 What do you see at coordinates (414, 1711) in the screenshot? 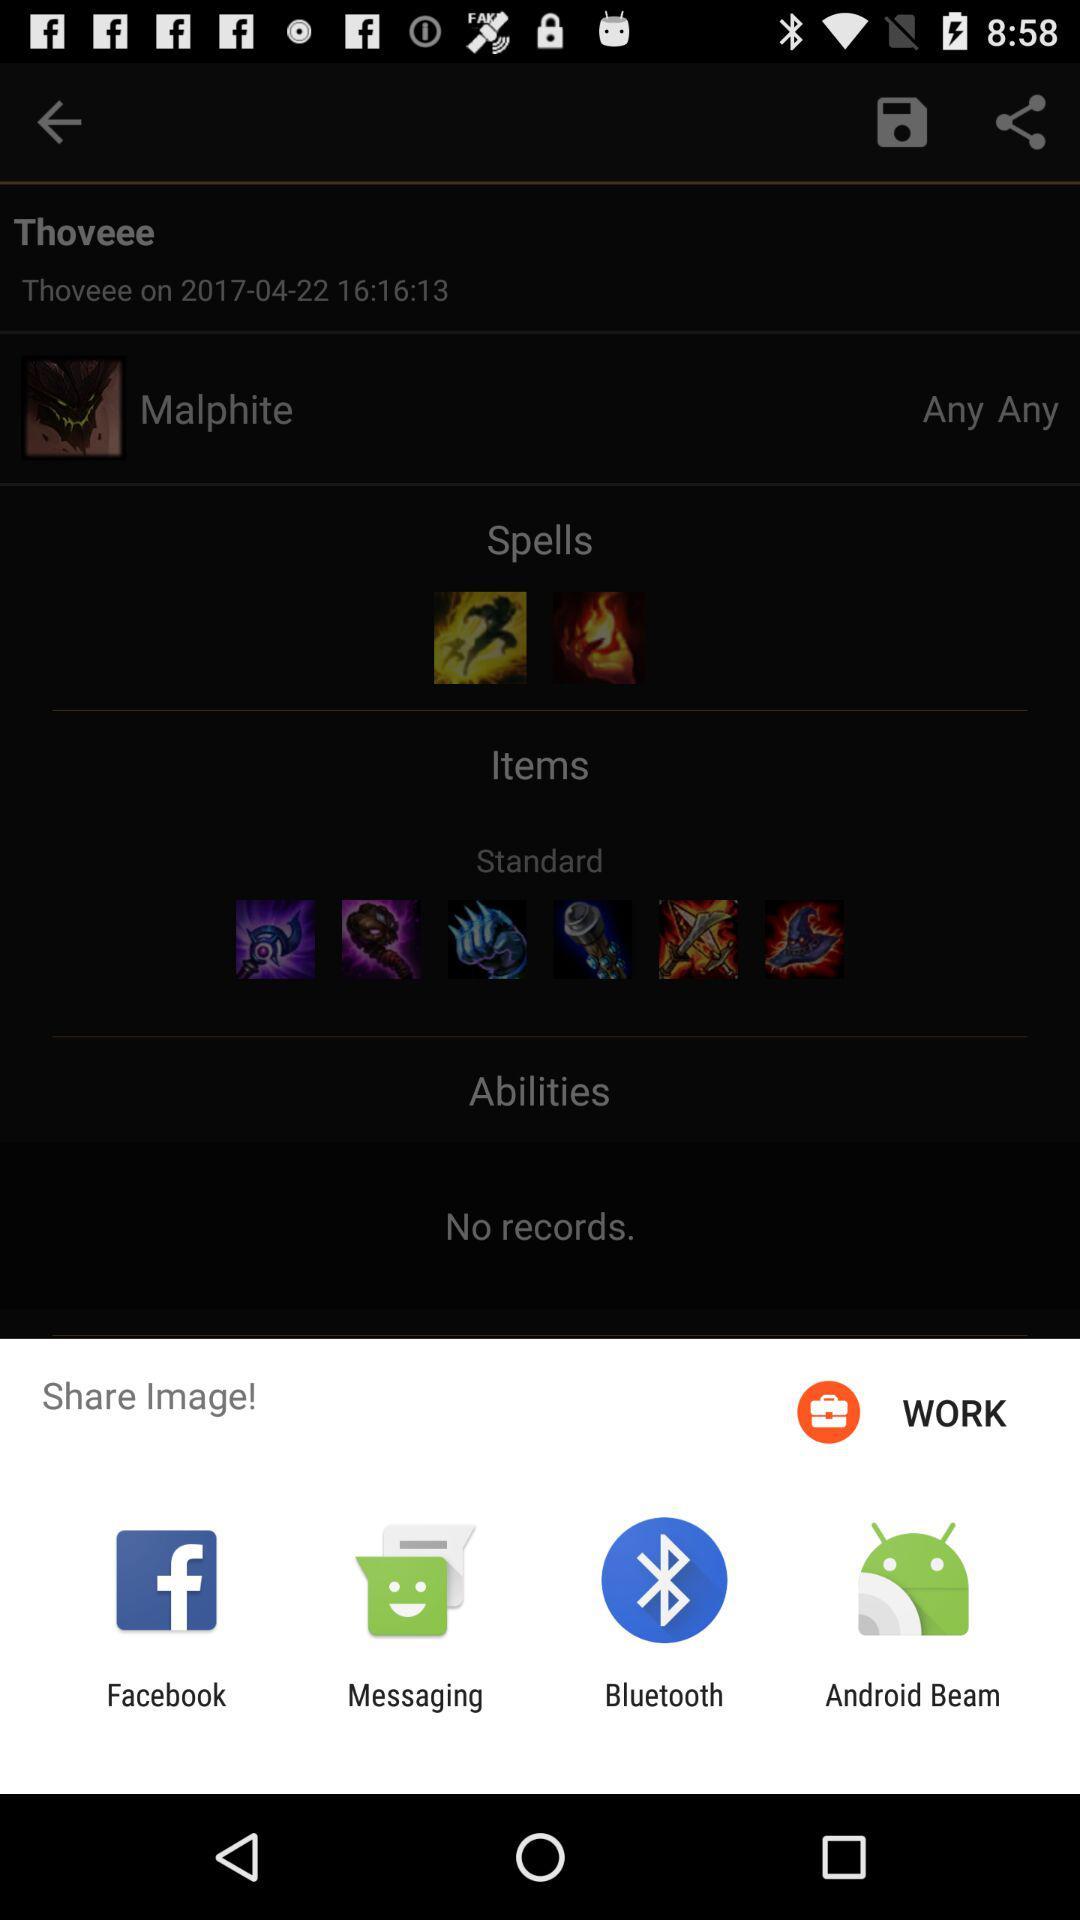
I see `icon next to bluetooth` at bounding box center [414, 1711].